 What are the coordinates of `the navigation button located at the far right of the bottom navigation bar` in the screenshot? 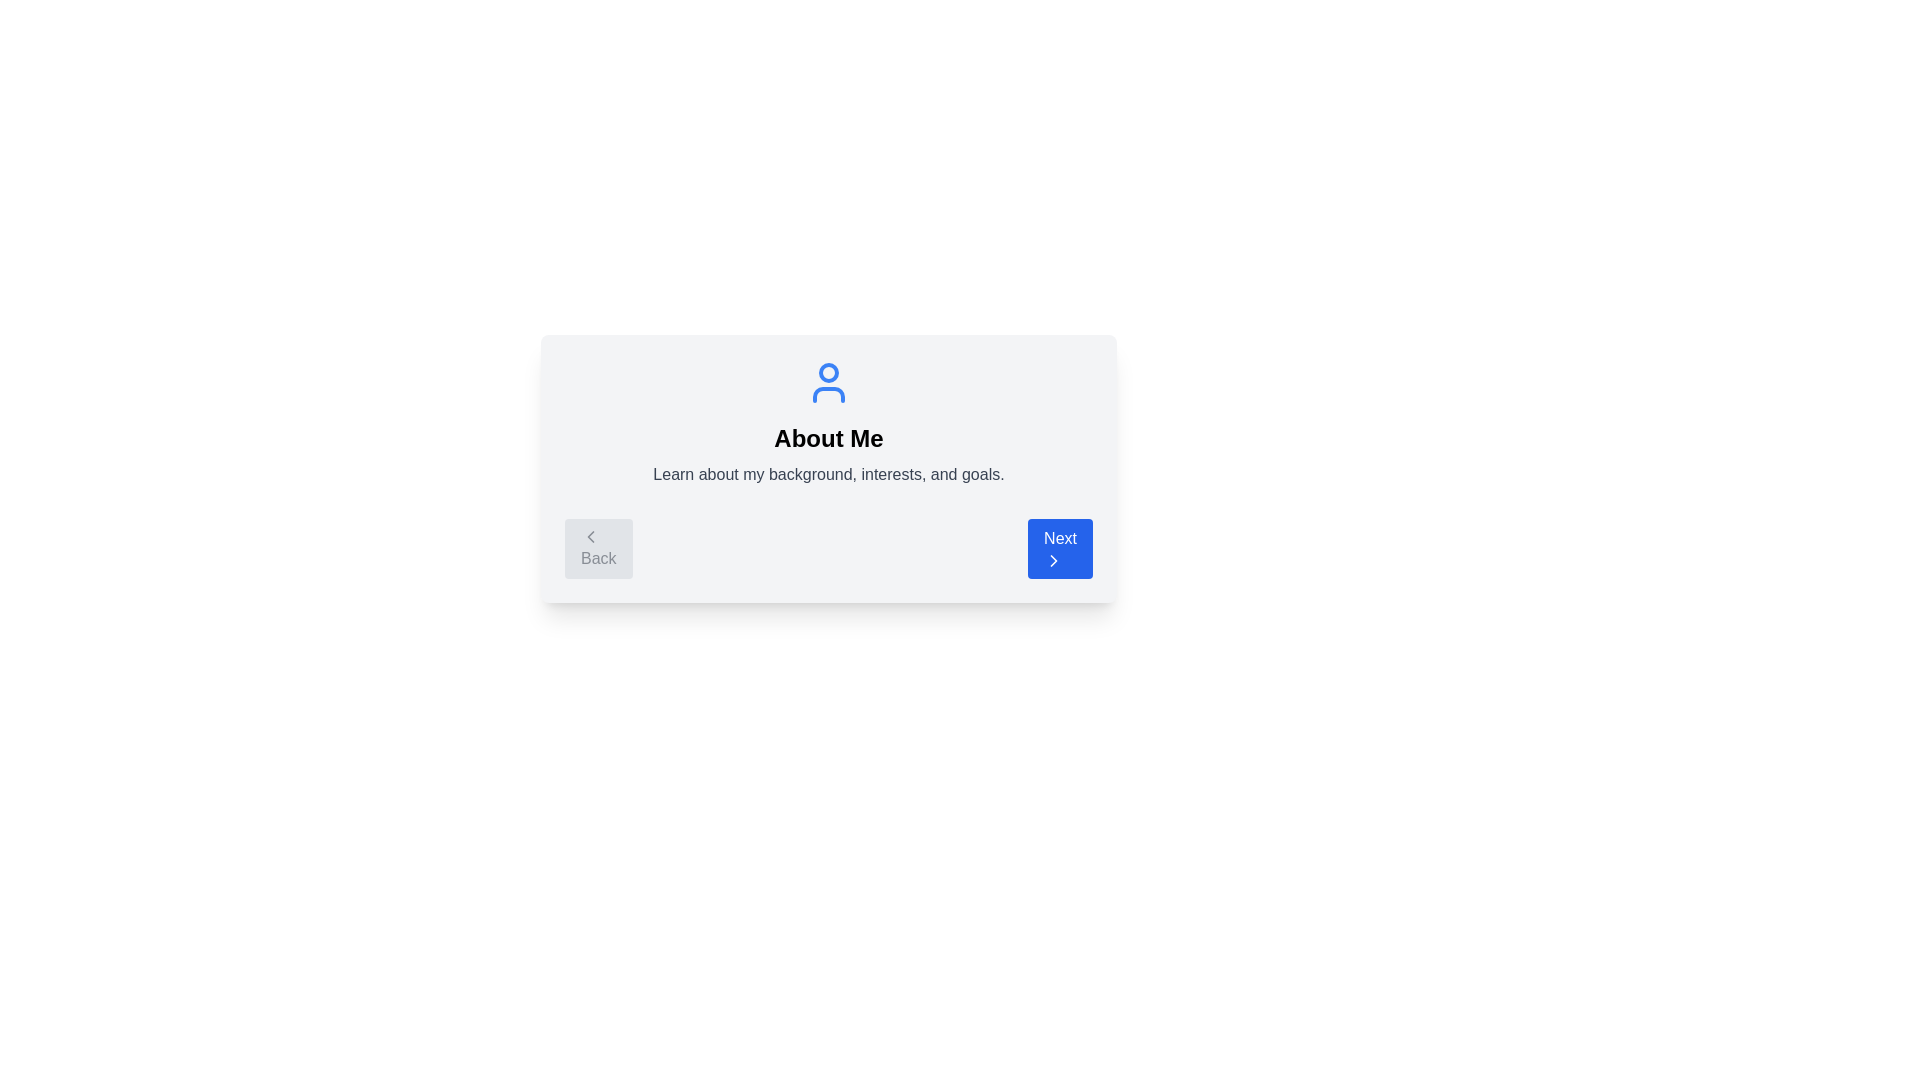 It's located at (1059, 548).